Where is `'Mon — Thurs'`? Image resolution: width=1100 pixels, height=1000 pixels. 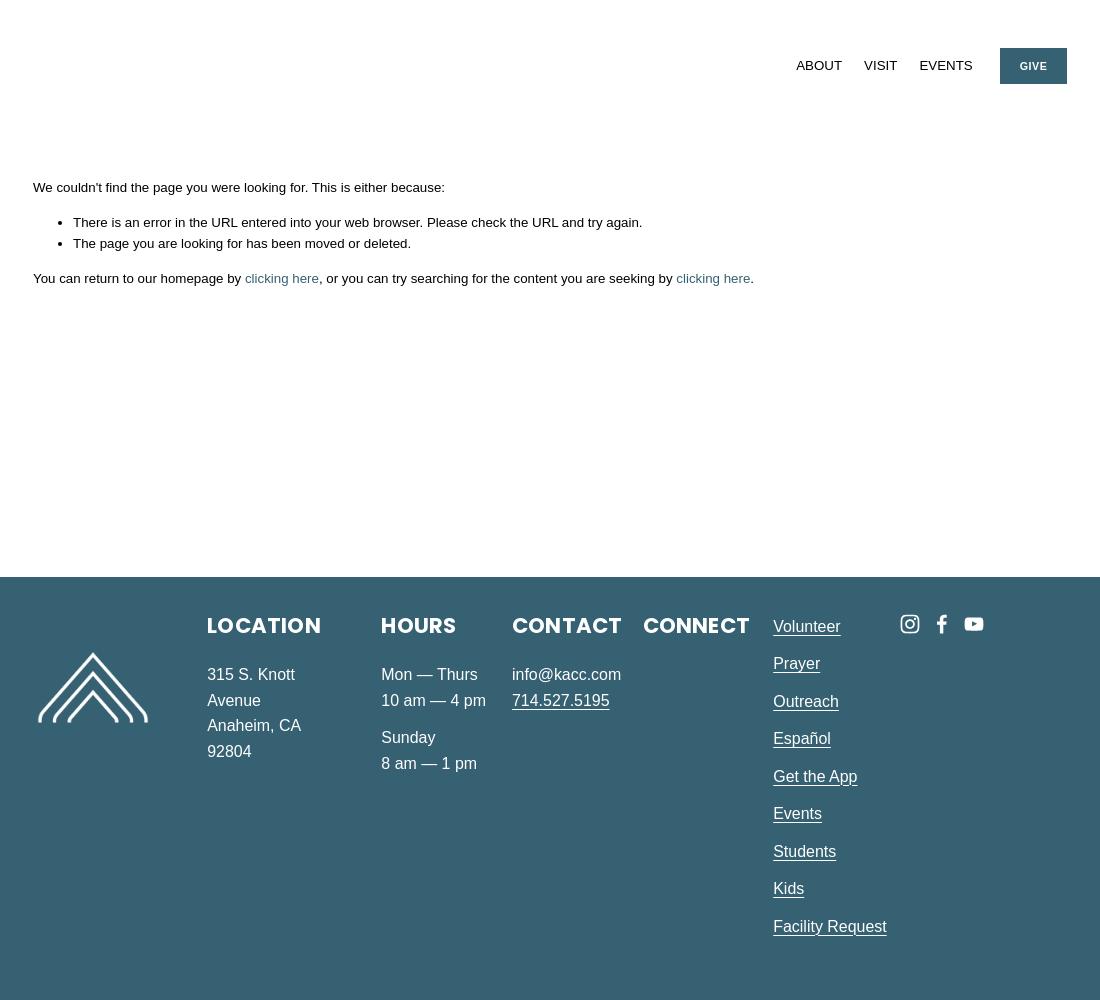
'Mon — Thurs' is located at coordinates (428, 674).